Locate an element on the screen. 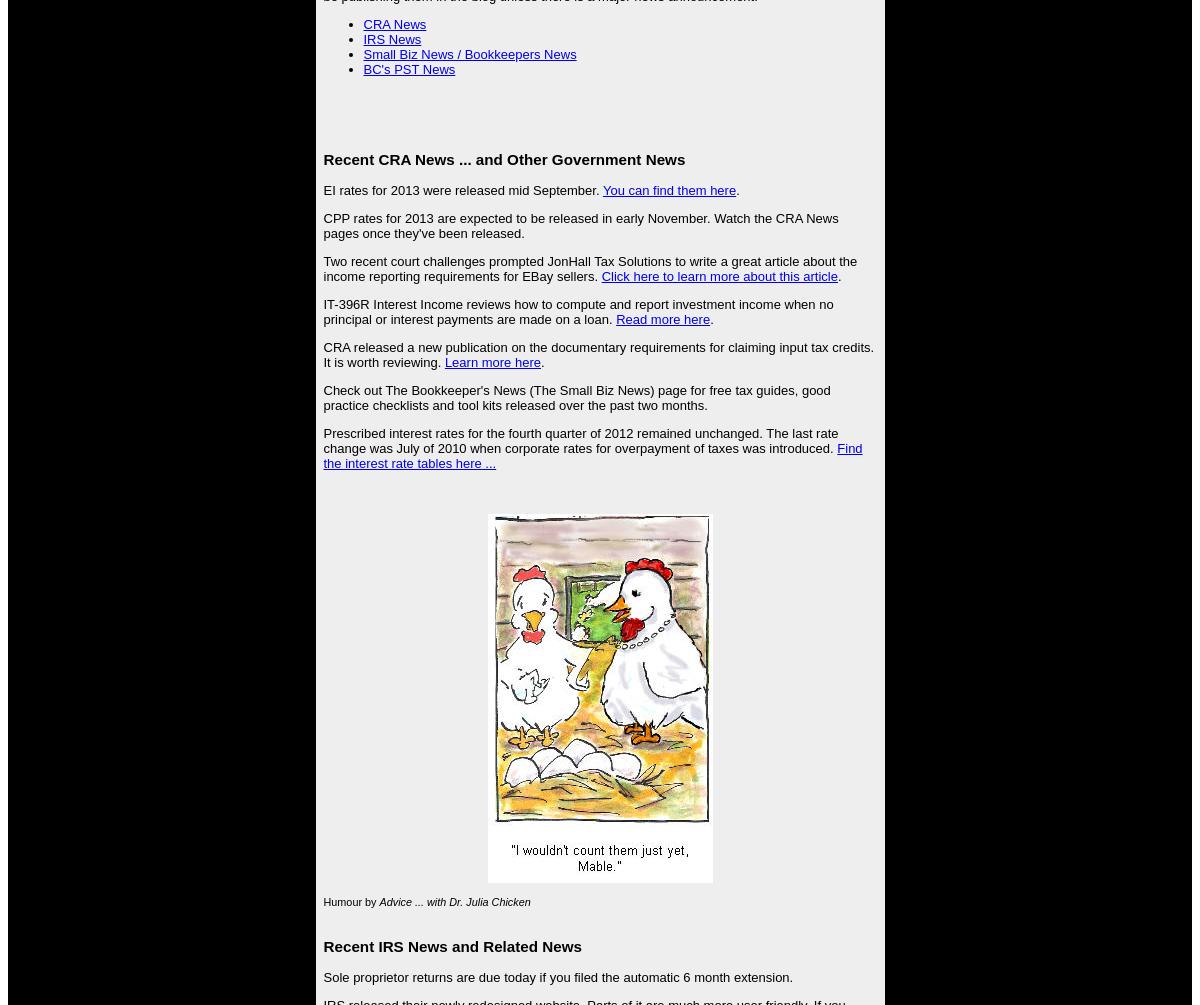 The image size is (1200, 1005). 'BC's PST News' is located at coordinates (408, 69).